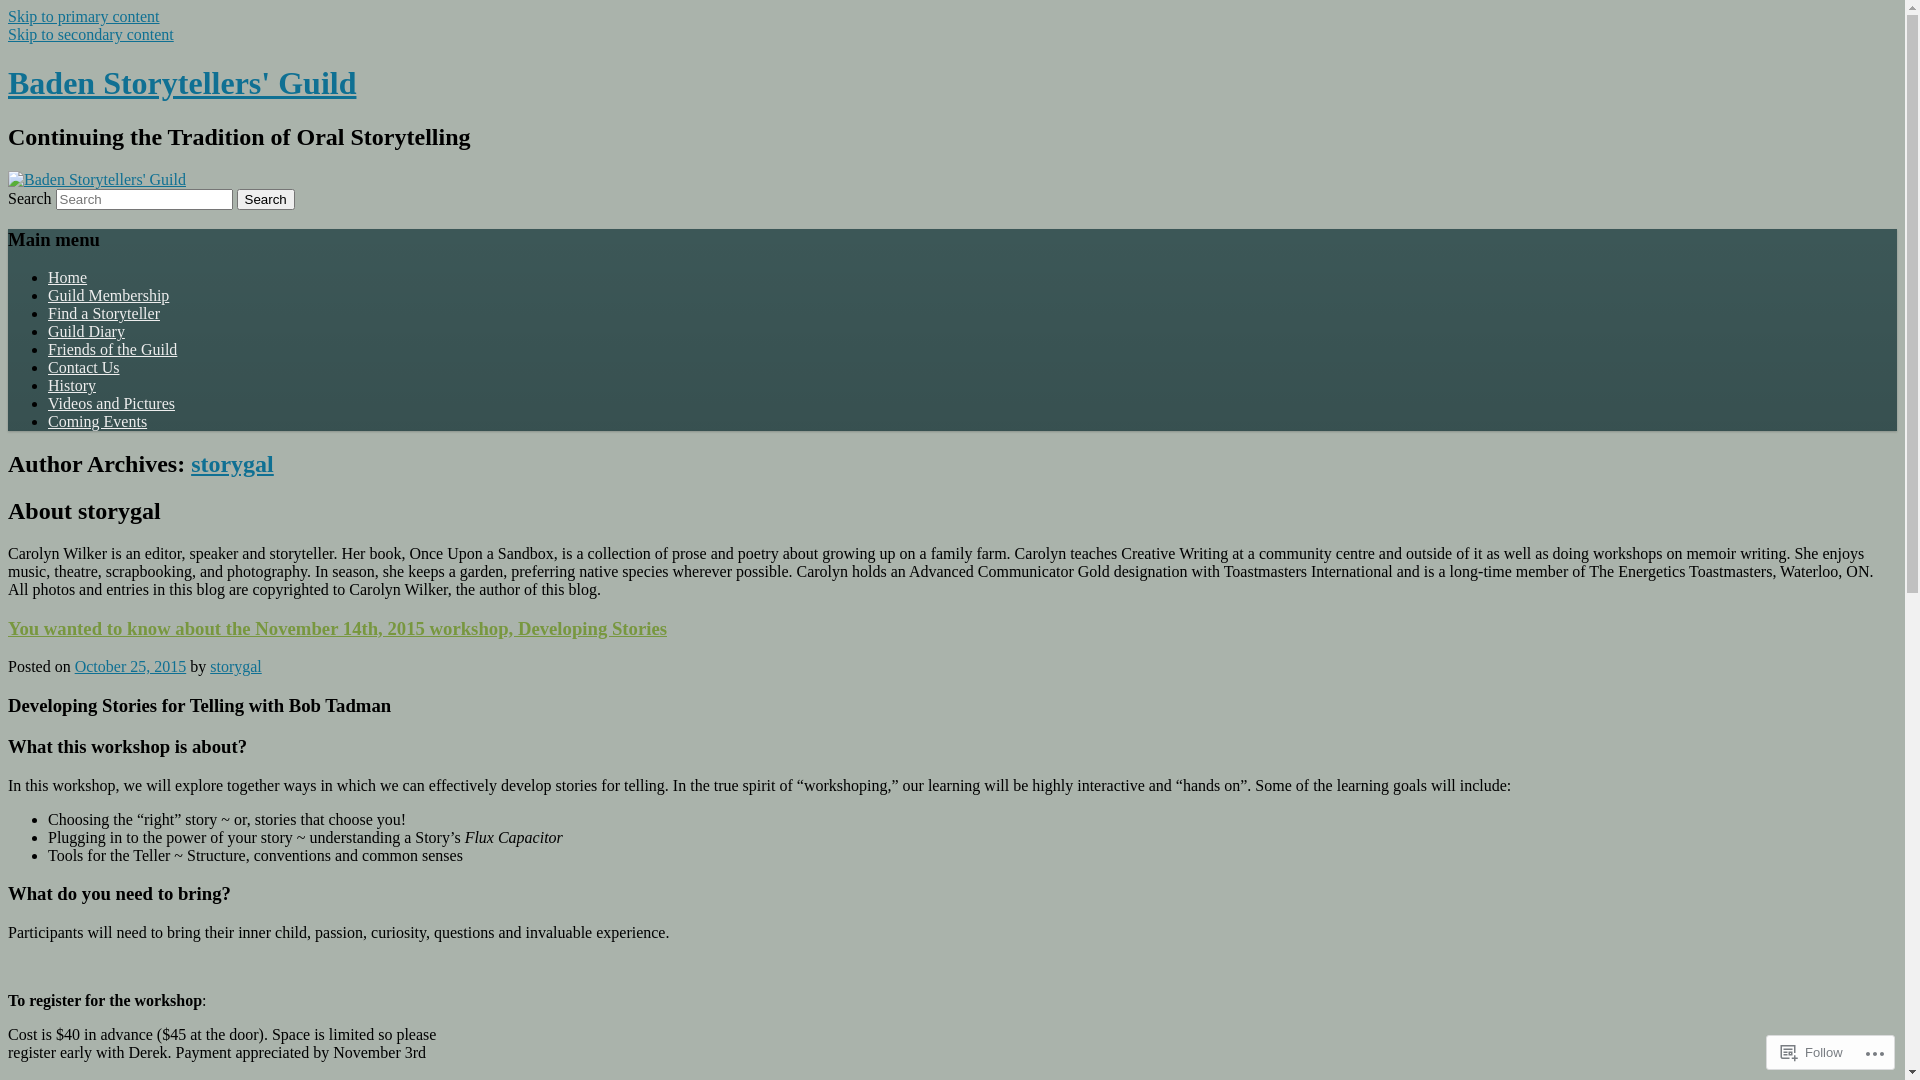 This screenshot has height=1080, width=1920. I want to click on 'storygal', so click(232, 463).